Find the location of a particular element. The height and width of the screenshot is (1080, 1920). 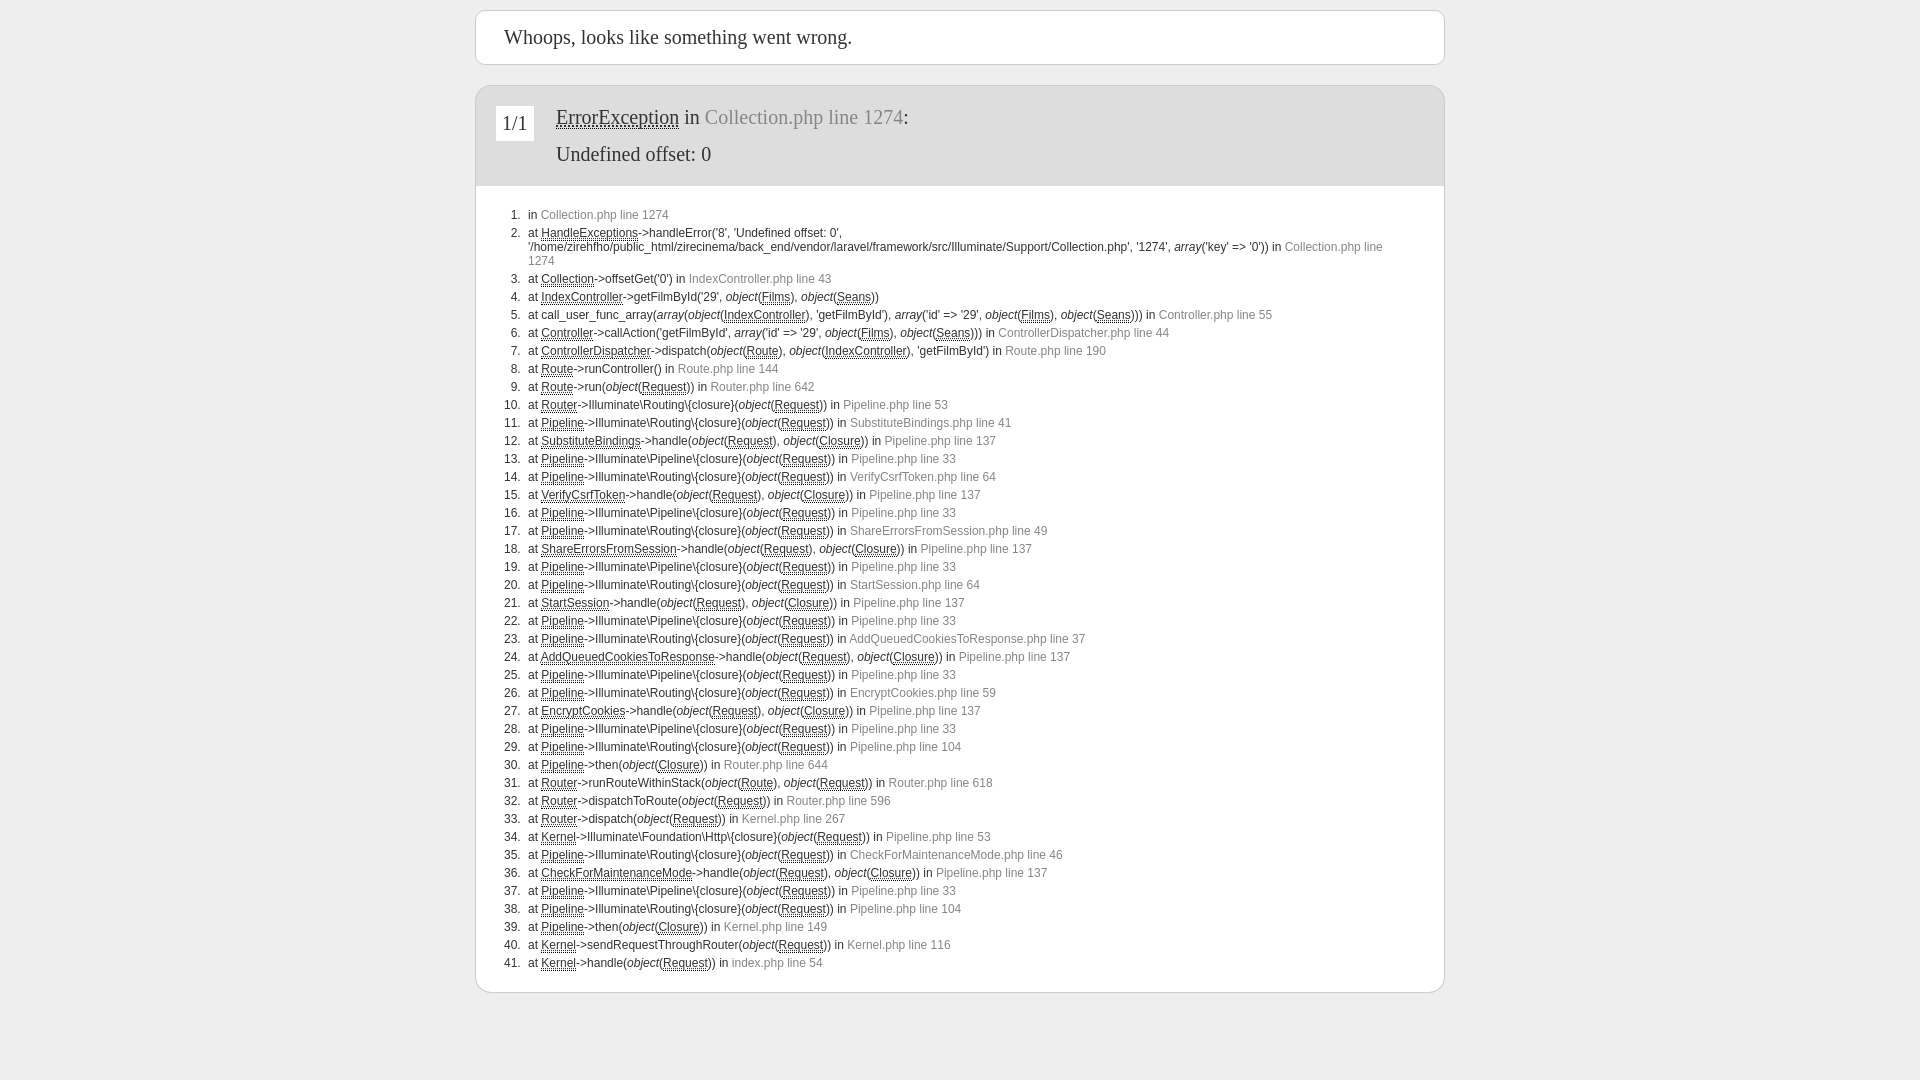

'Pipeline.php line 53' is located at coordinates (885, 837).